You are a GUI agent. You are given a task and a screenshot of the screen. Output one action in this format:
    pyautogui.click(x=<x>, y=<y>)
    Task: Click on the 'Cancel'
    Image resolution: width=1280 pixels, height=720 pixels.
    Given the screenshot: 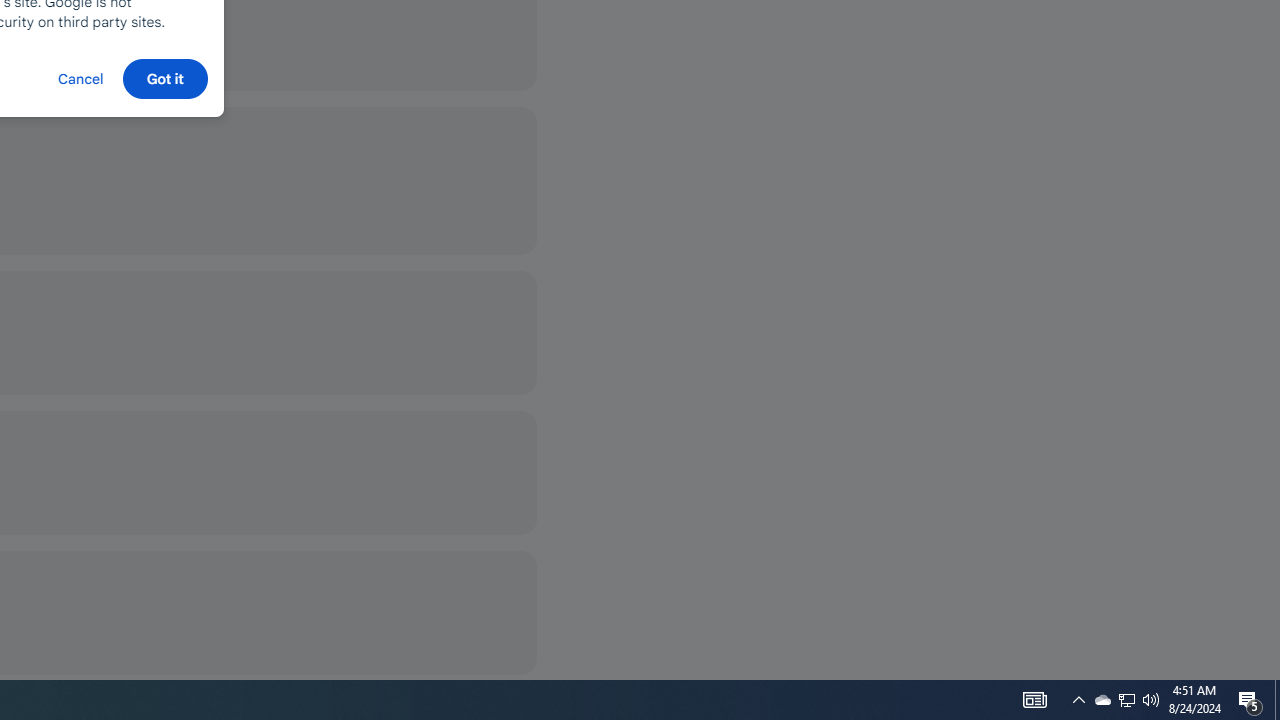 What is the action you would take?
    pyautogui.click(x=80, y=77)
    